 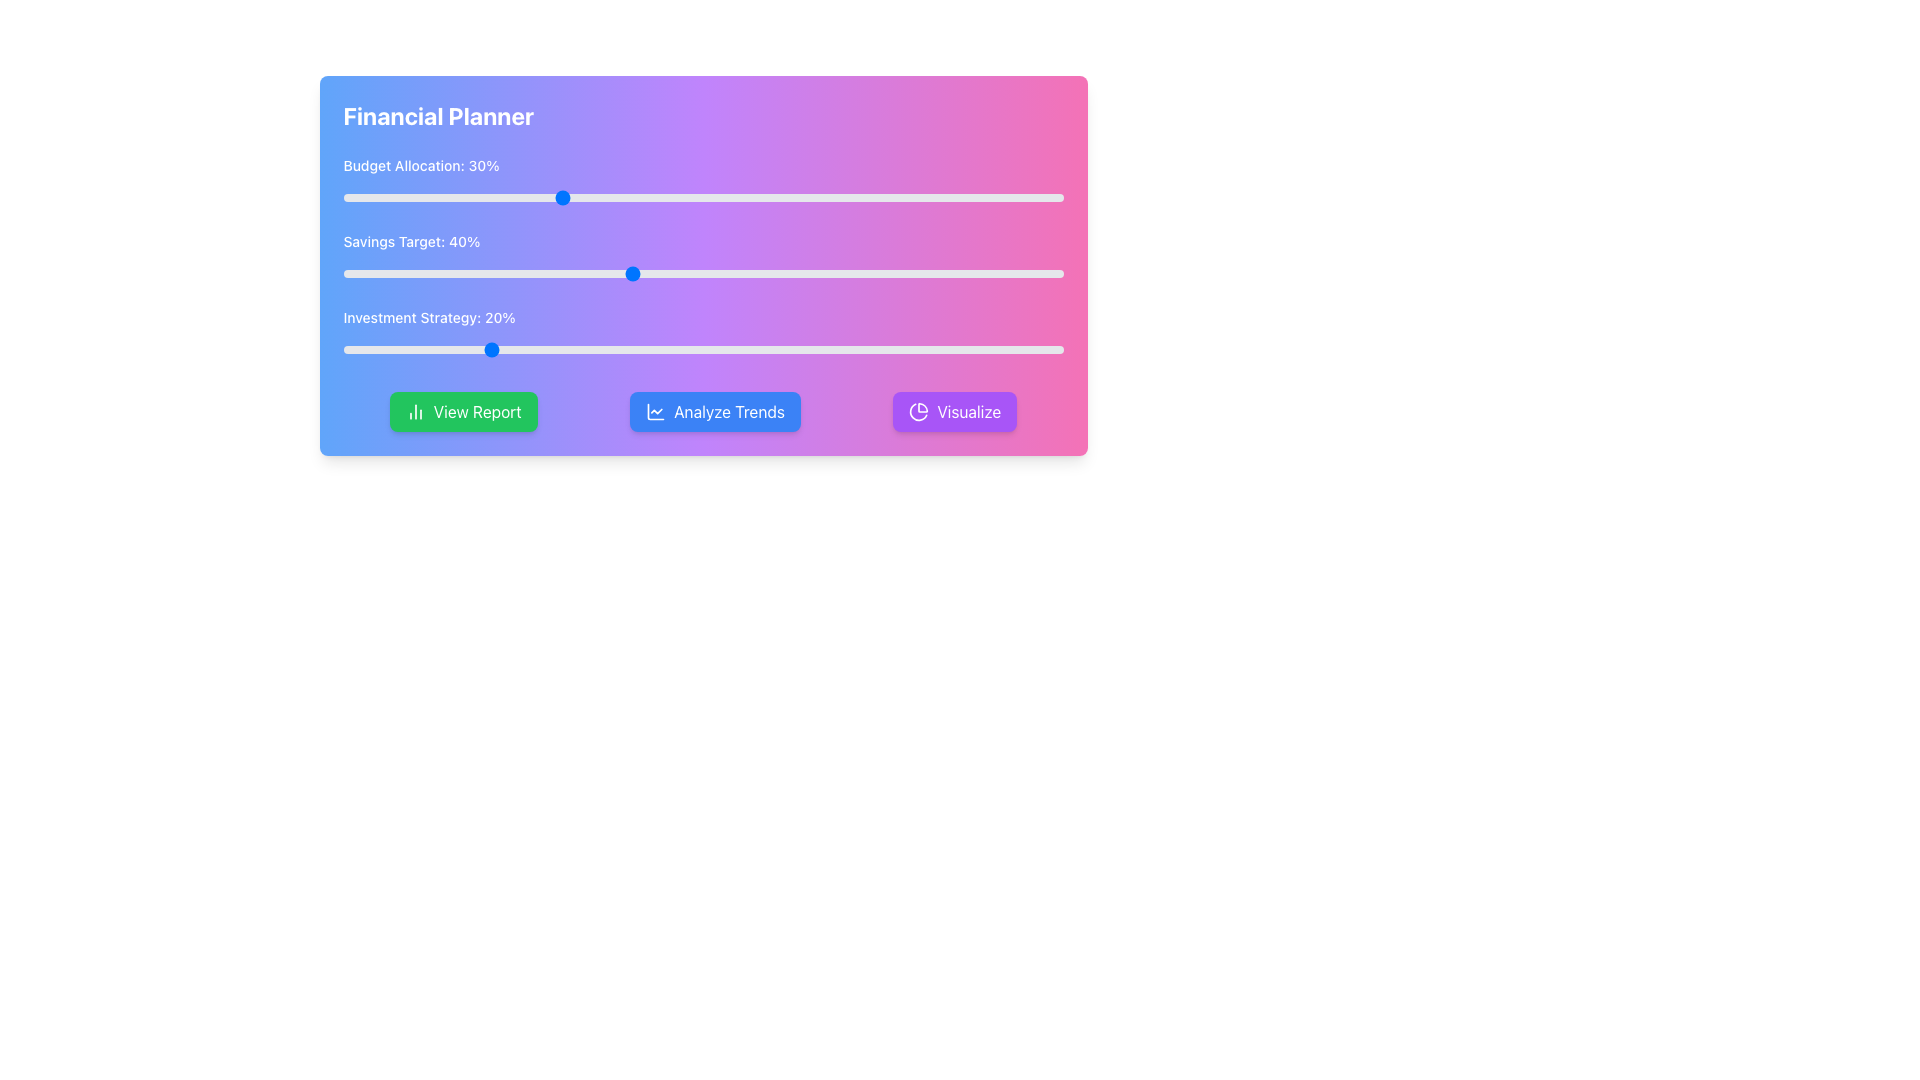 I want to click on the handle of the horizontal slider labeled 'Savings Target: 40%', so click(x=703, y=257).